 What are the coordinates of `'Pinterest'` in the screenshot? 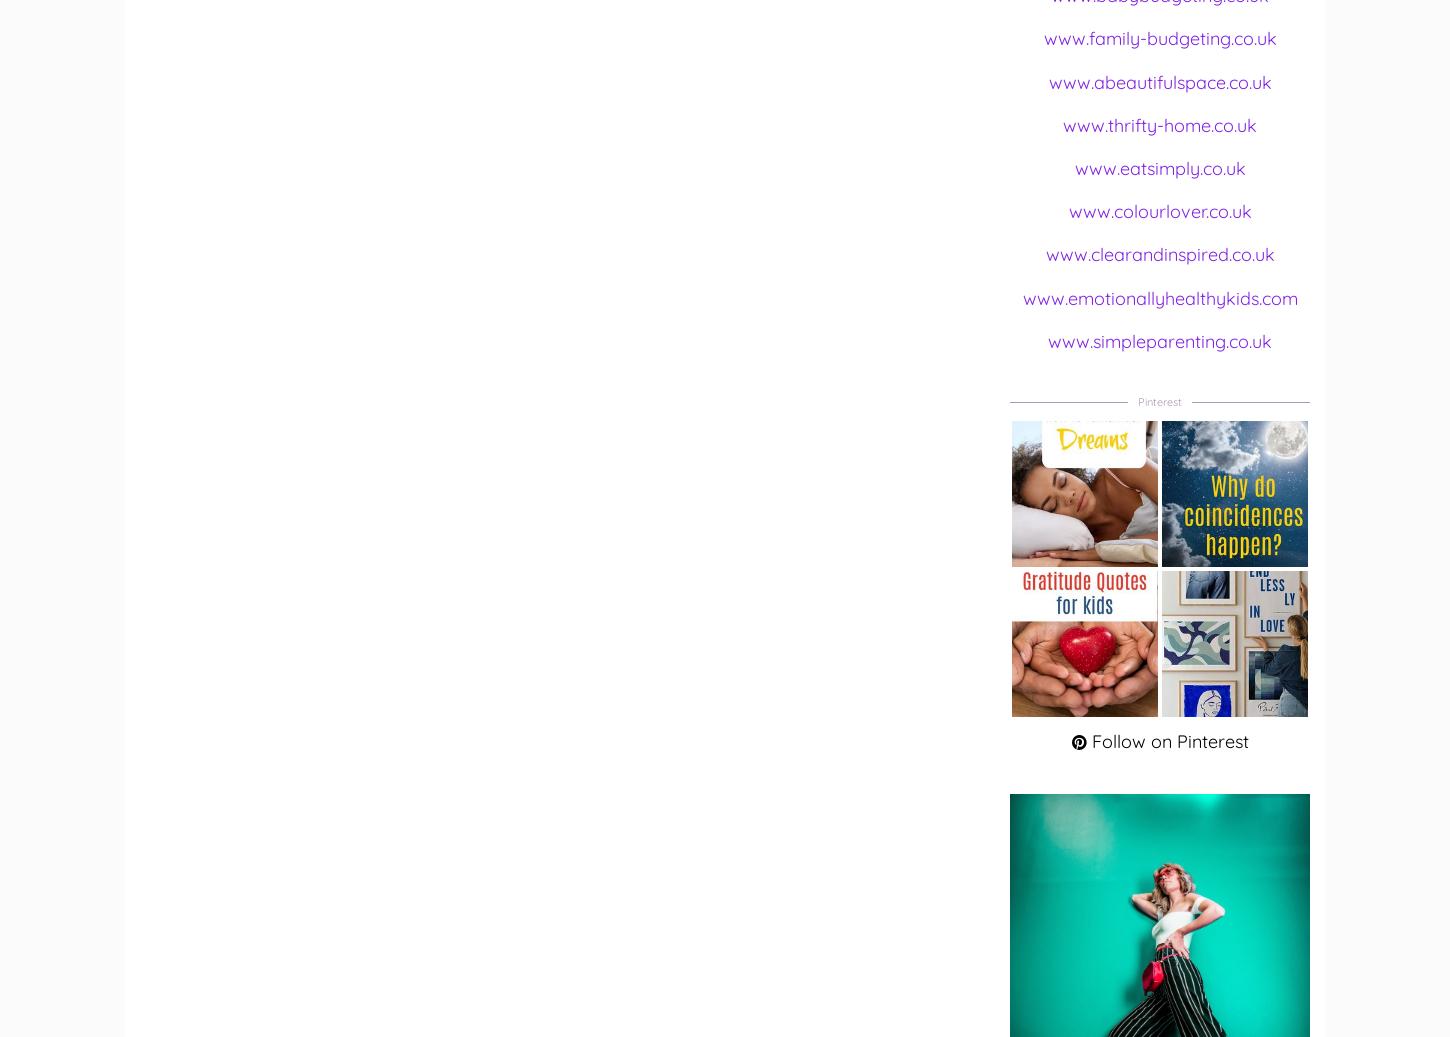 It's located at (1136, 400).